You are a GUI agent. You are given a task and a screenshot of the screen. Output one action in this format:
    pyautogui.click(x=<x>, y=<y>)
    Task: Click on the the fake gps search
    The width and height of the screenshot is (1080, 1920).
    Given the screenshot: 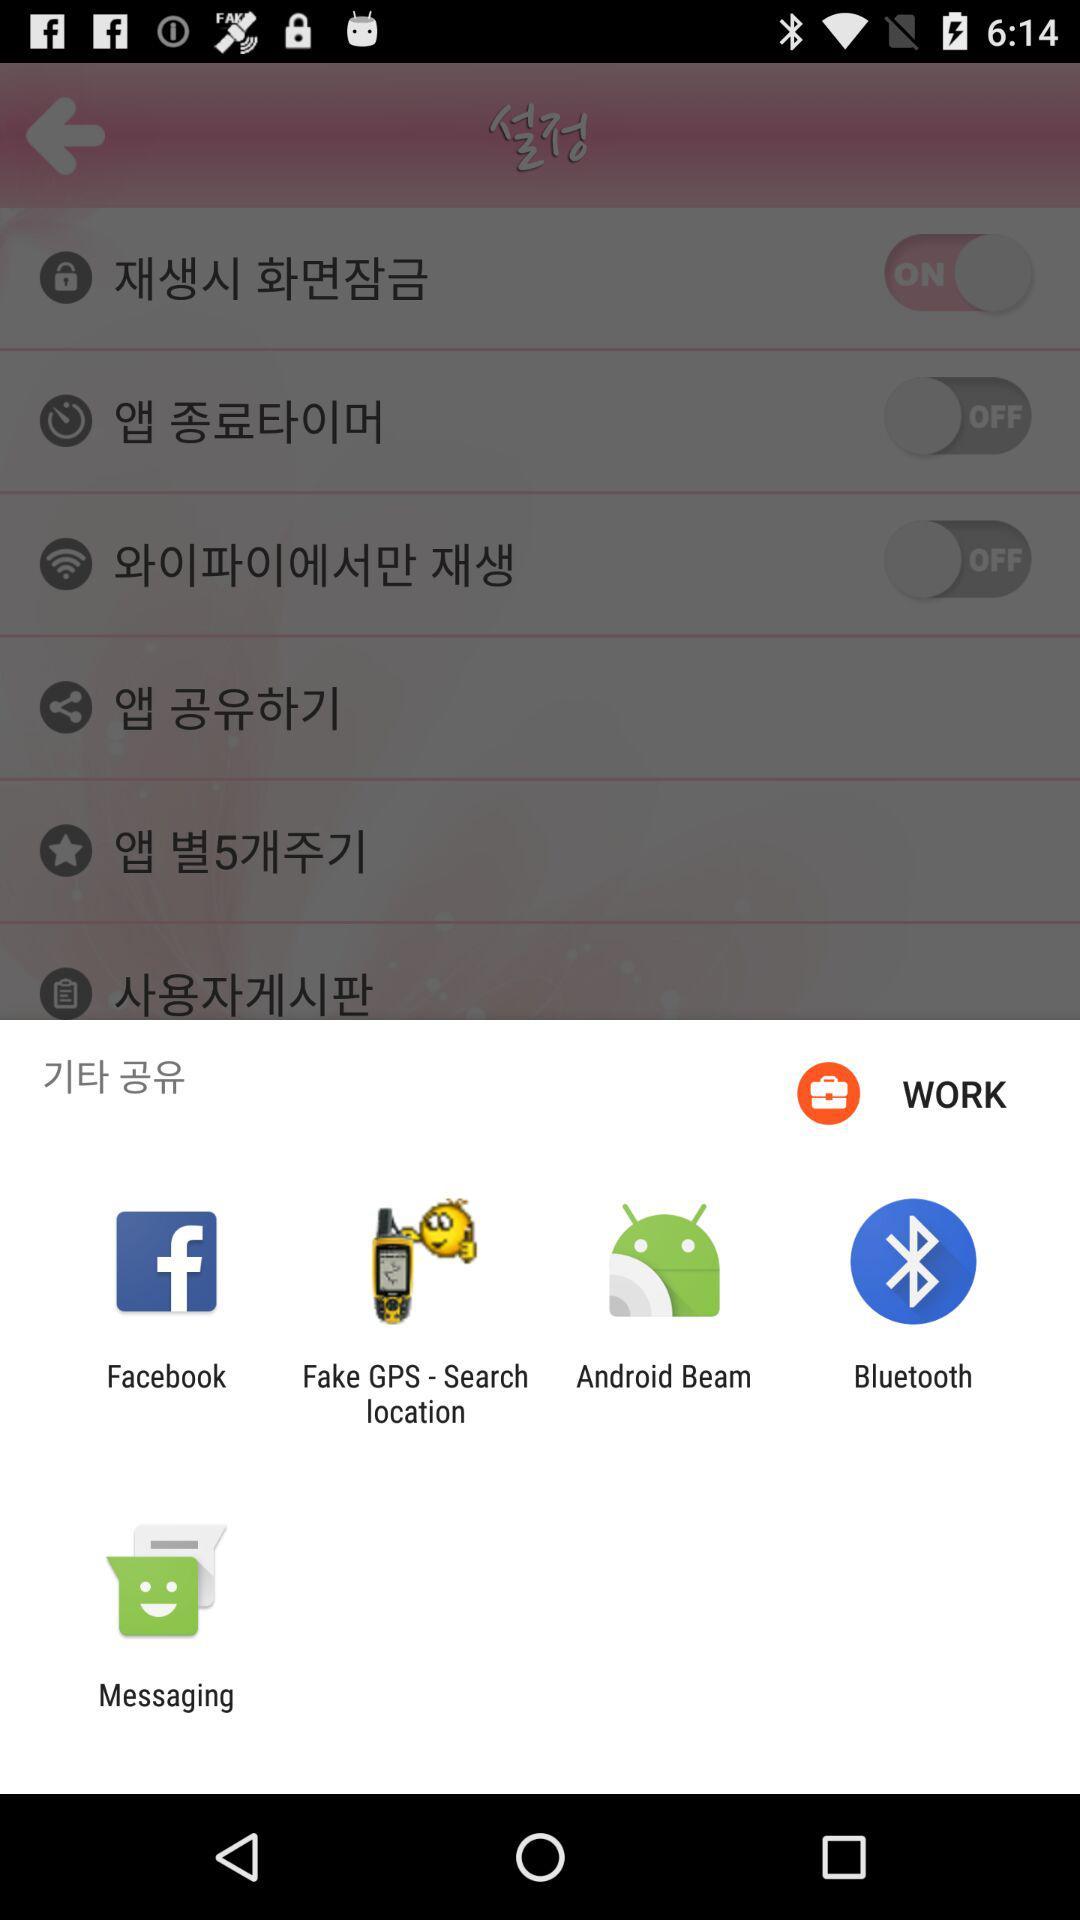 What is the action you would take?
    pyautogui.click(x=414, y=1392)
    